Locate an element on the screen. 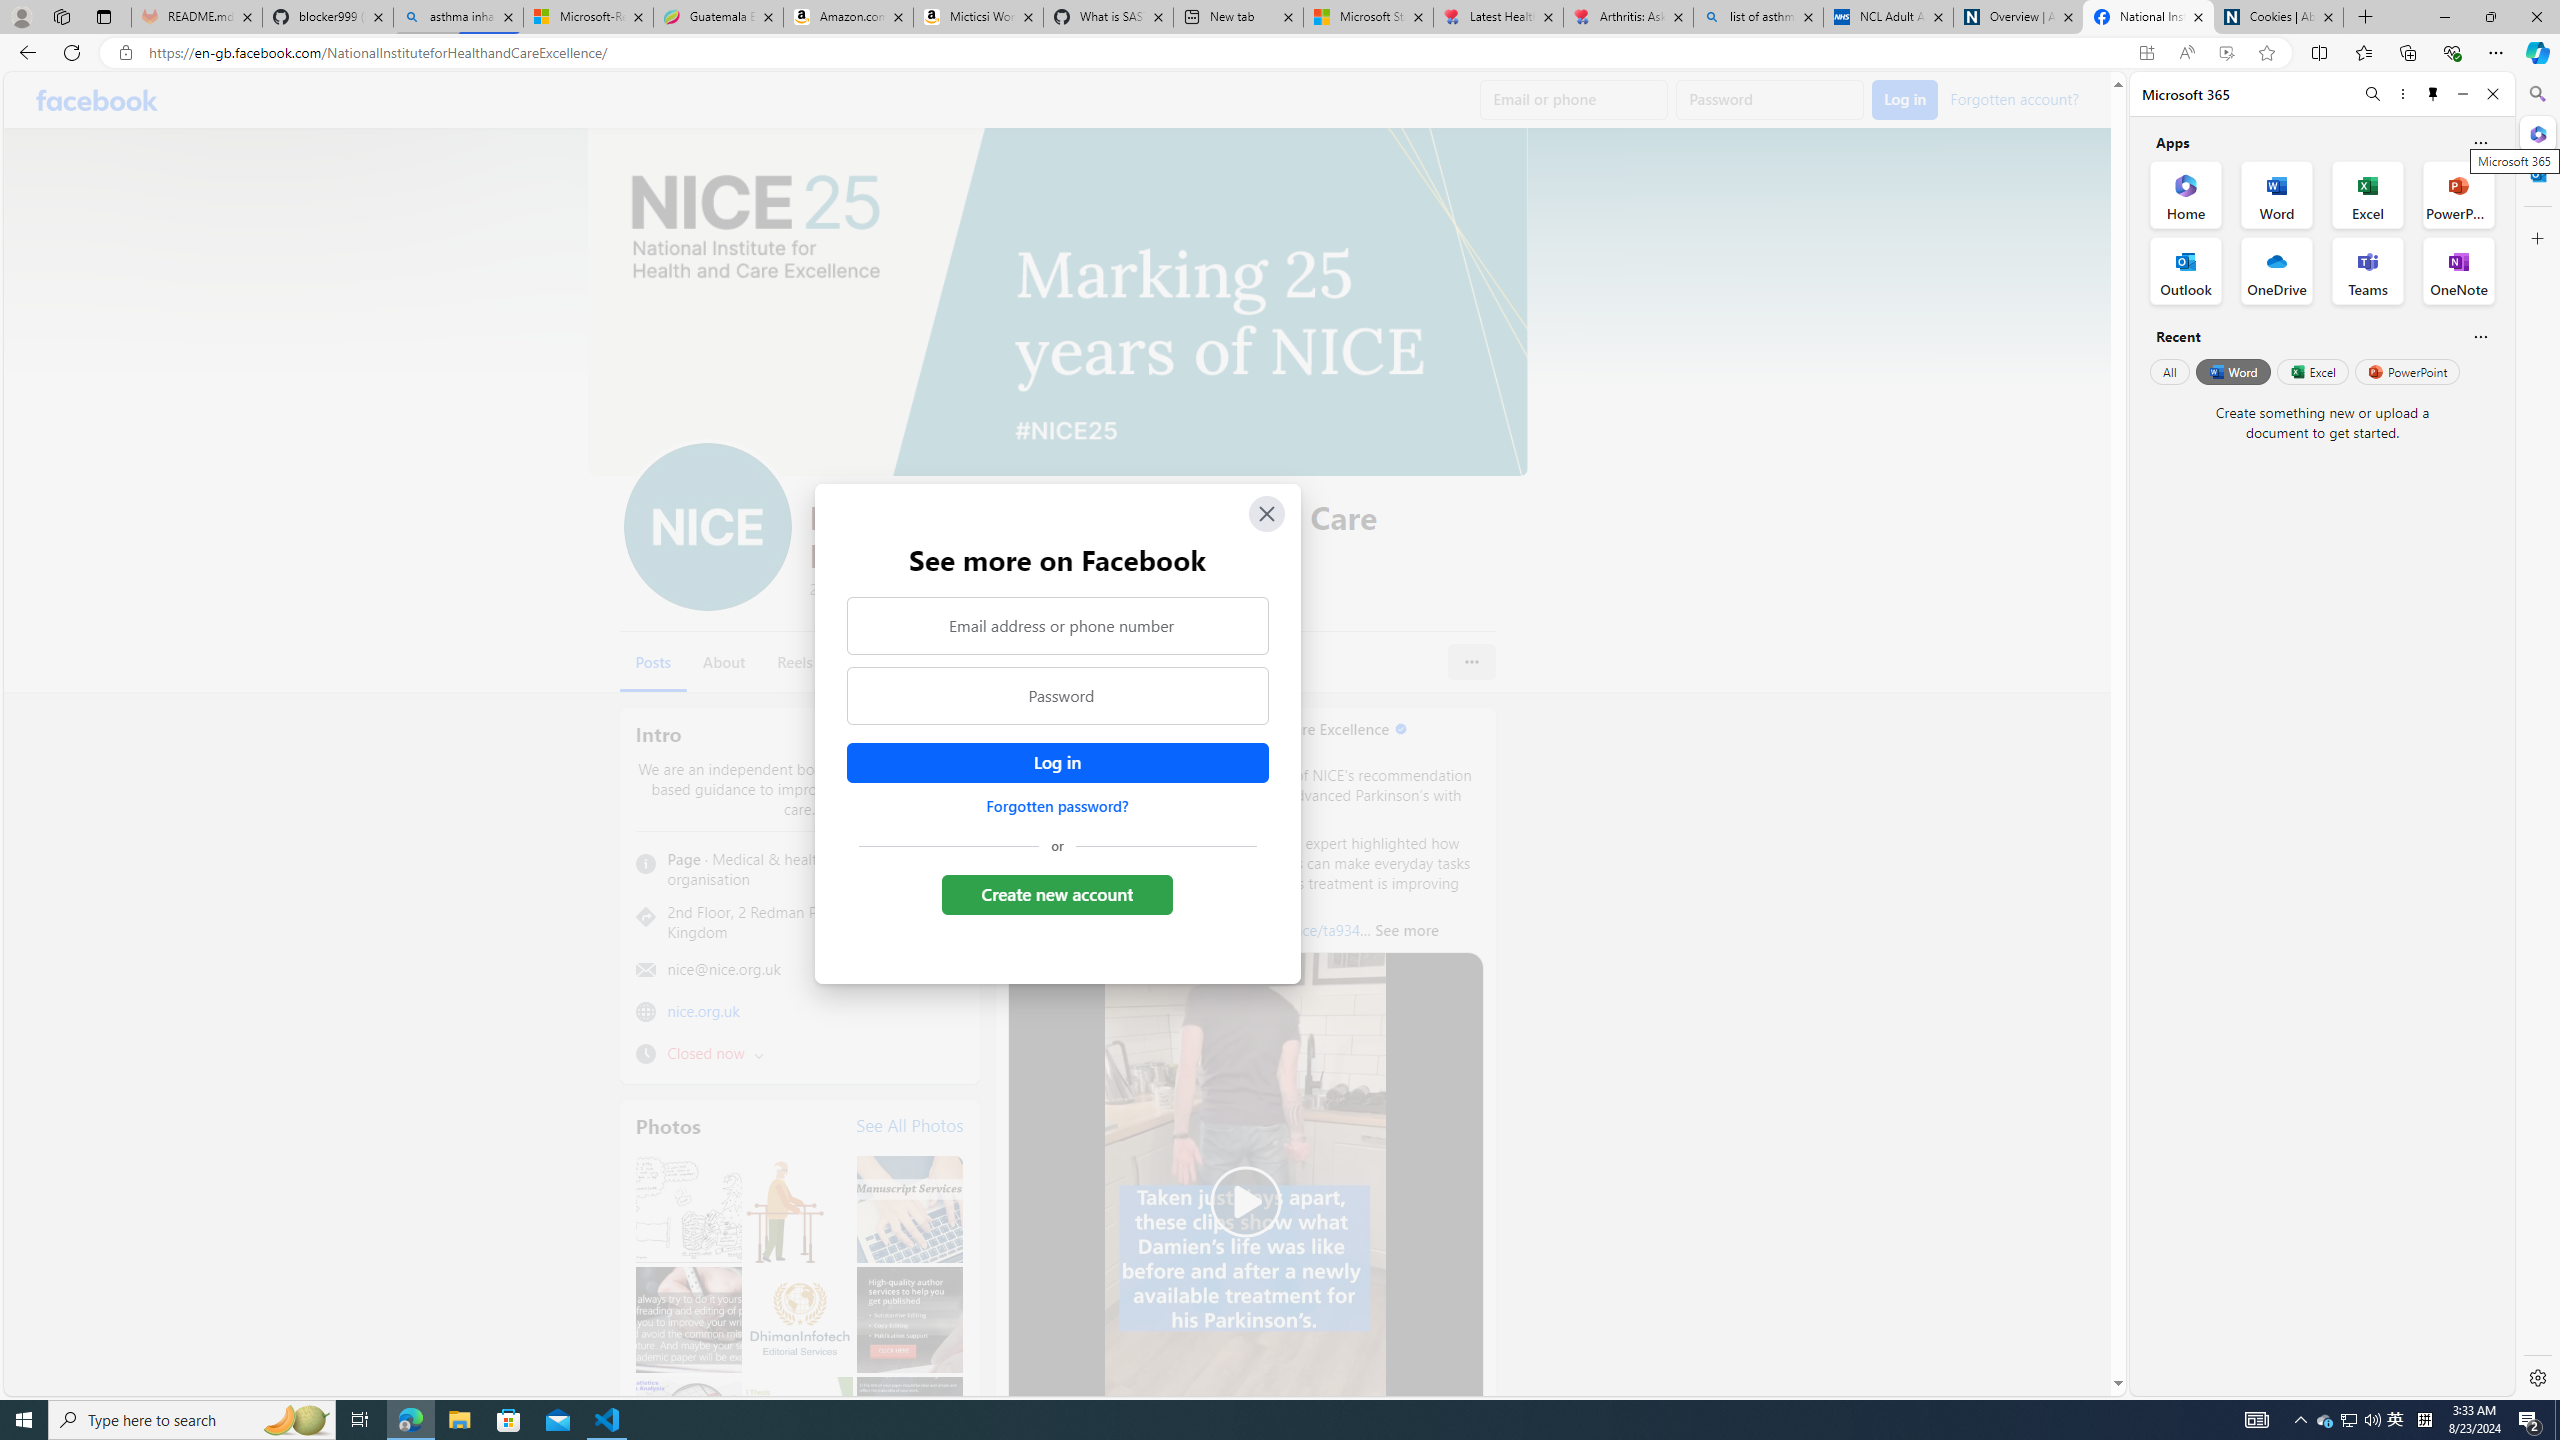 The image size is (2560, 1440). 'Email address or phone number' is located at coordinates (1056, 624).